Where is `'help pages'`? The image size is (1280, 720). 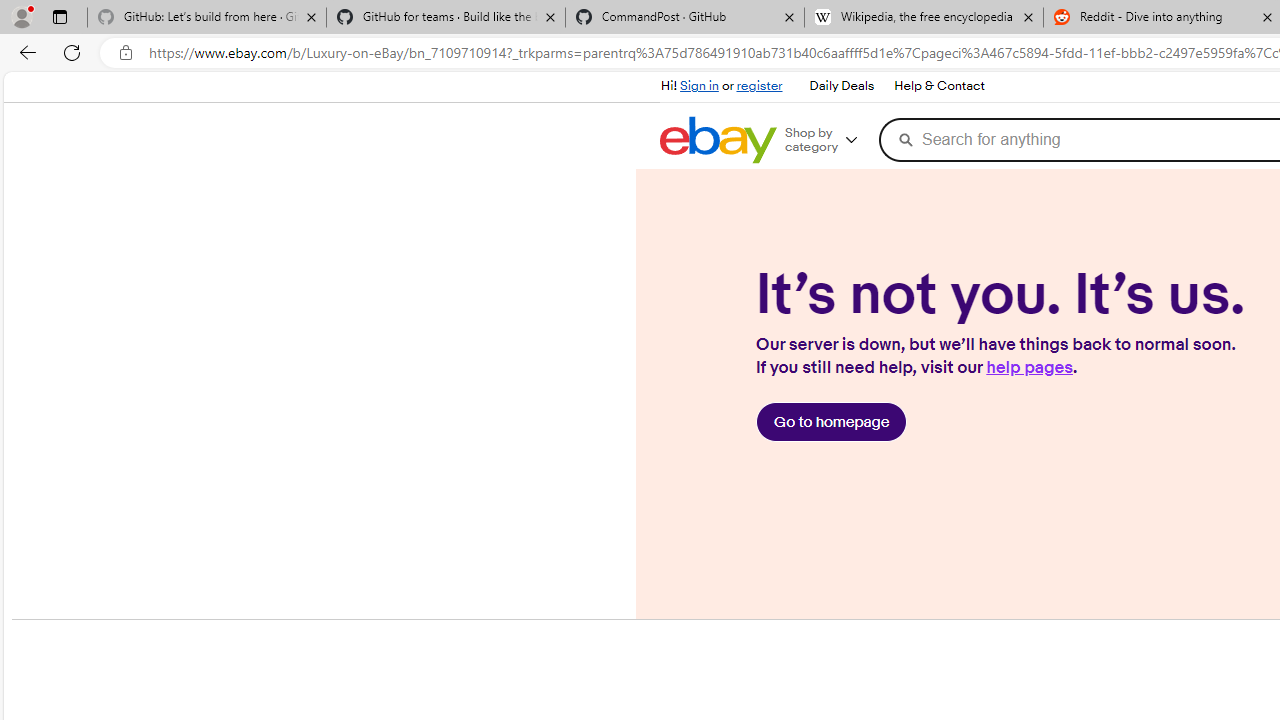 'help pages' is located at coordinates (1029, 367).